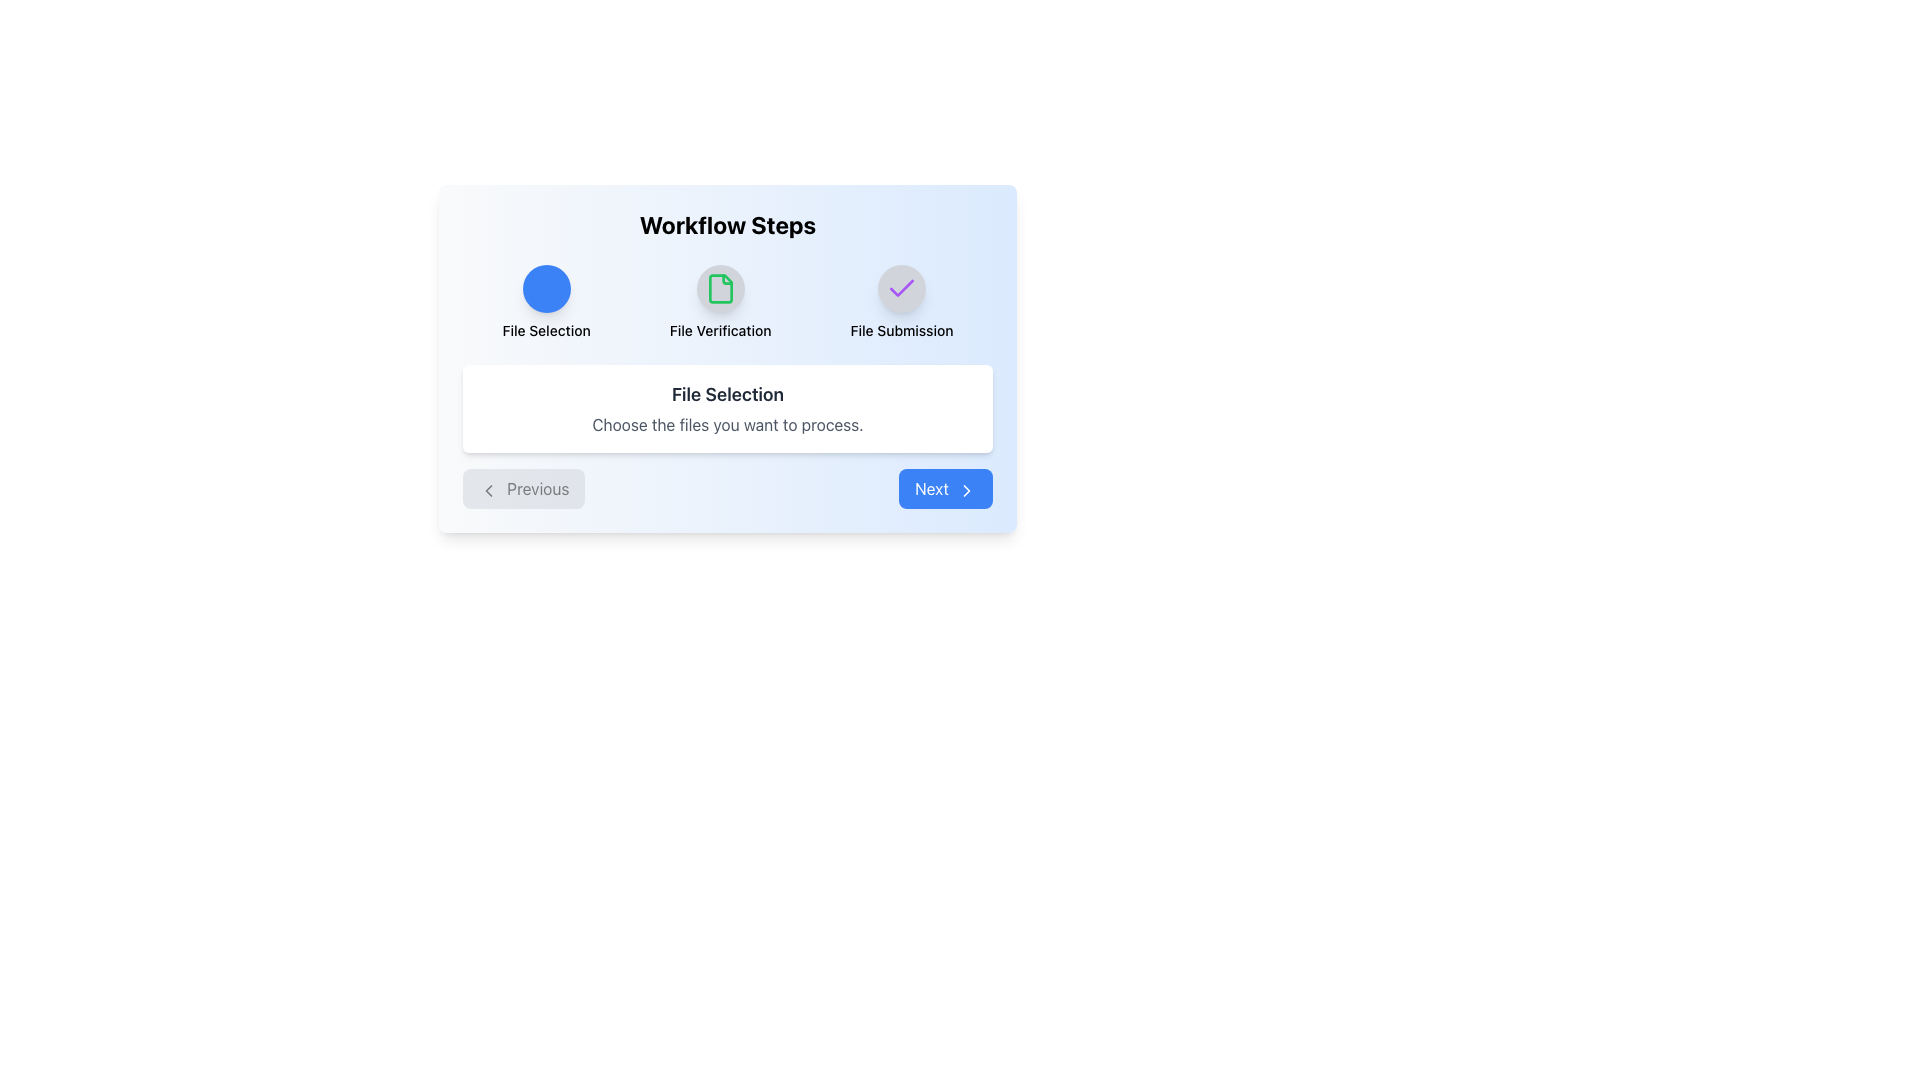 The image size is (1920, 1080). I want to click on the 'File Verification' icon with a green file-like icon and bold label text, so click(720, 303).